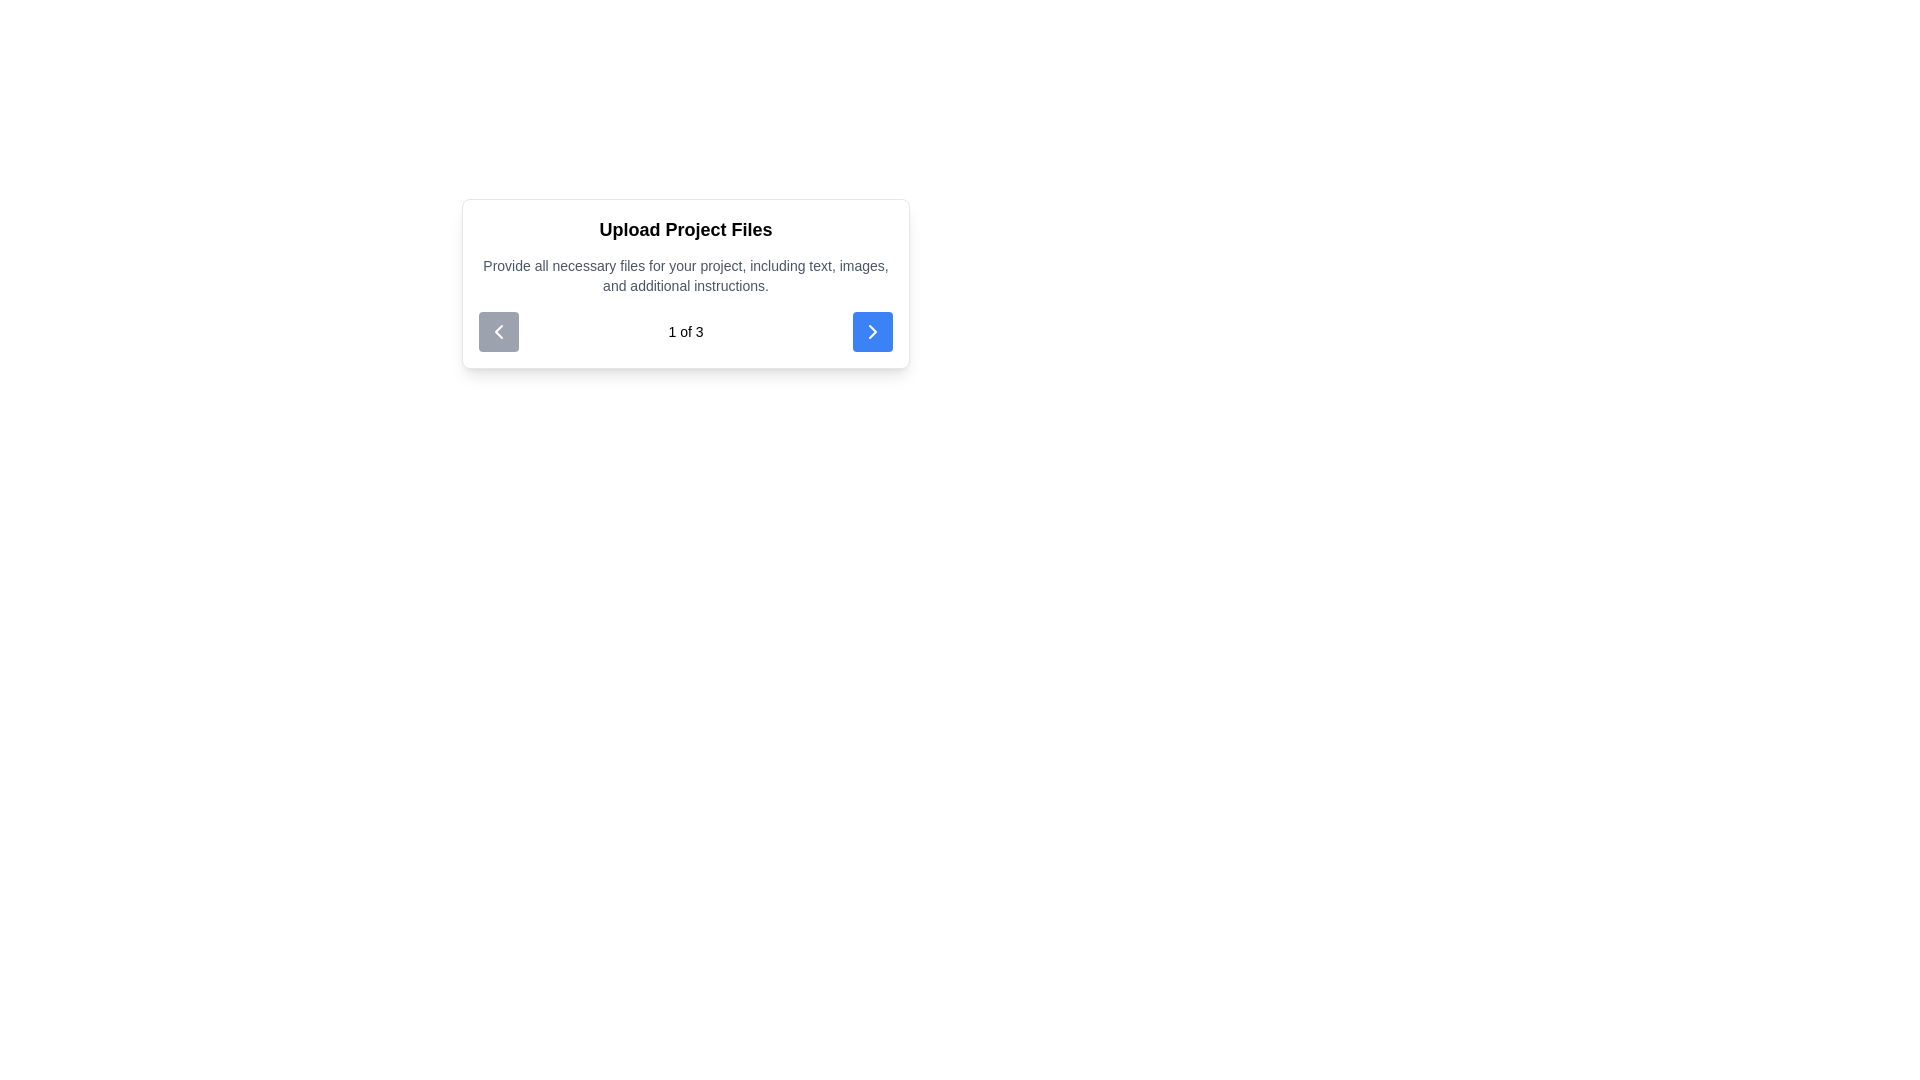 The image size is (1920, 1080). What do you see at coordinates (499, 330) in the screenshot?
I see `the Chevron icon, which is located in the left corner of the pagination section, to possibly reveal additional information` at bounding box center [499, 330].